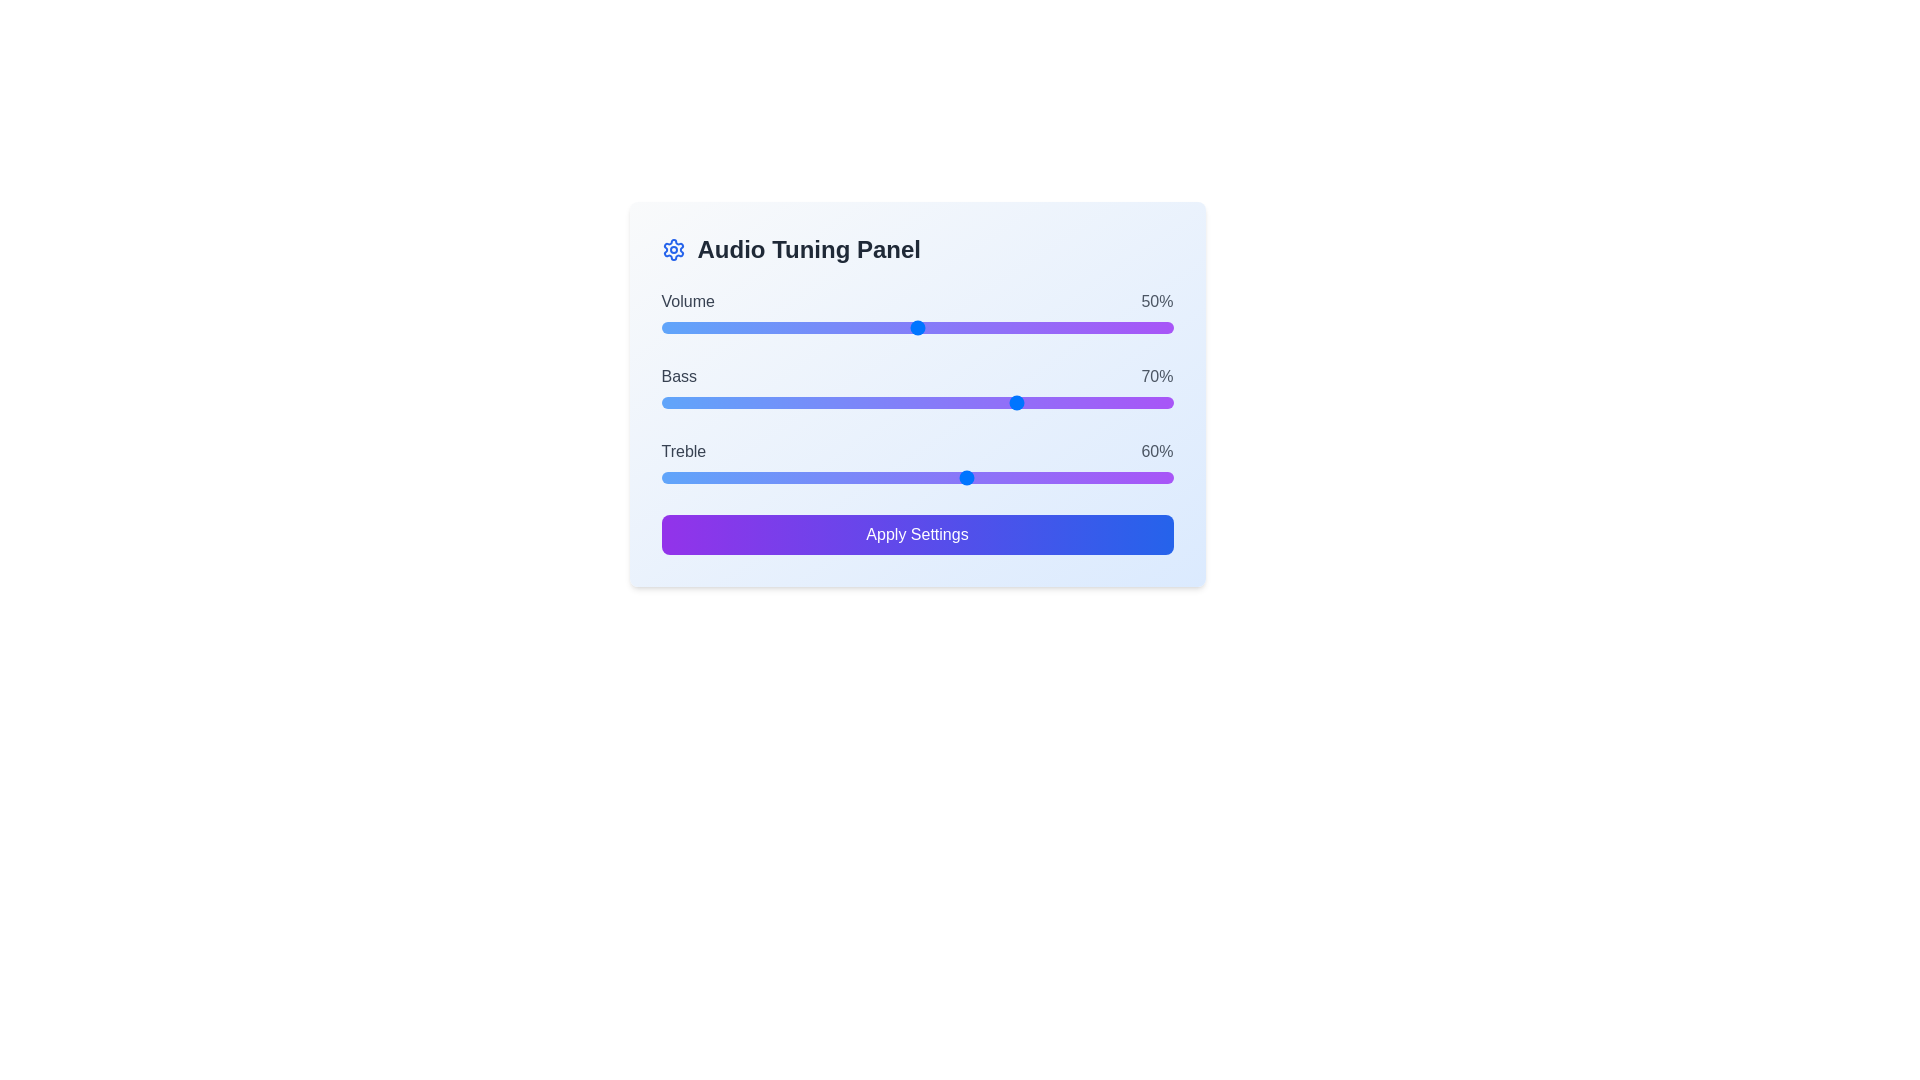  I want to click on treble, so click(1080, 478).